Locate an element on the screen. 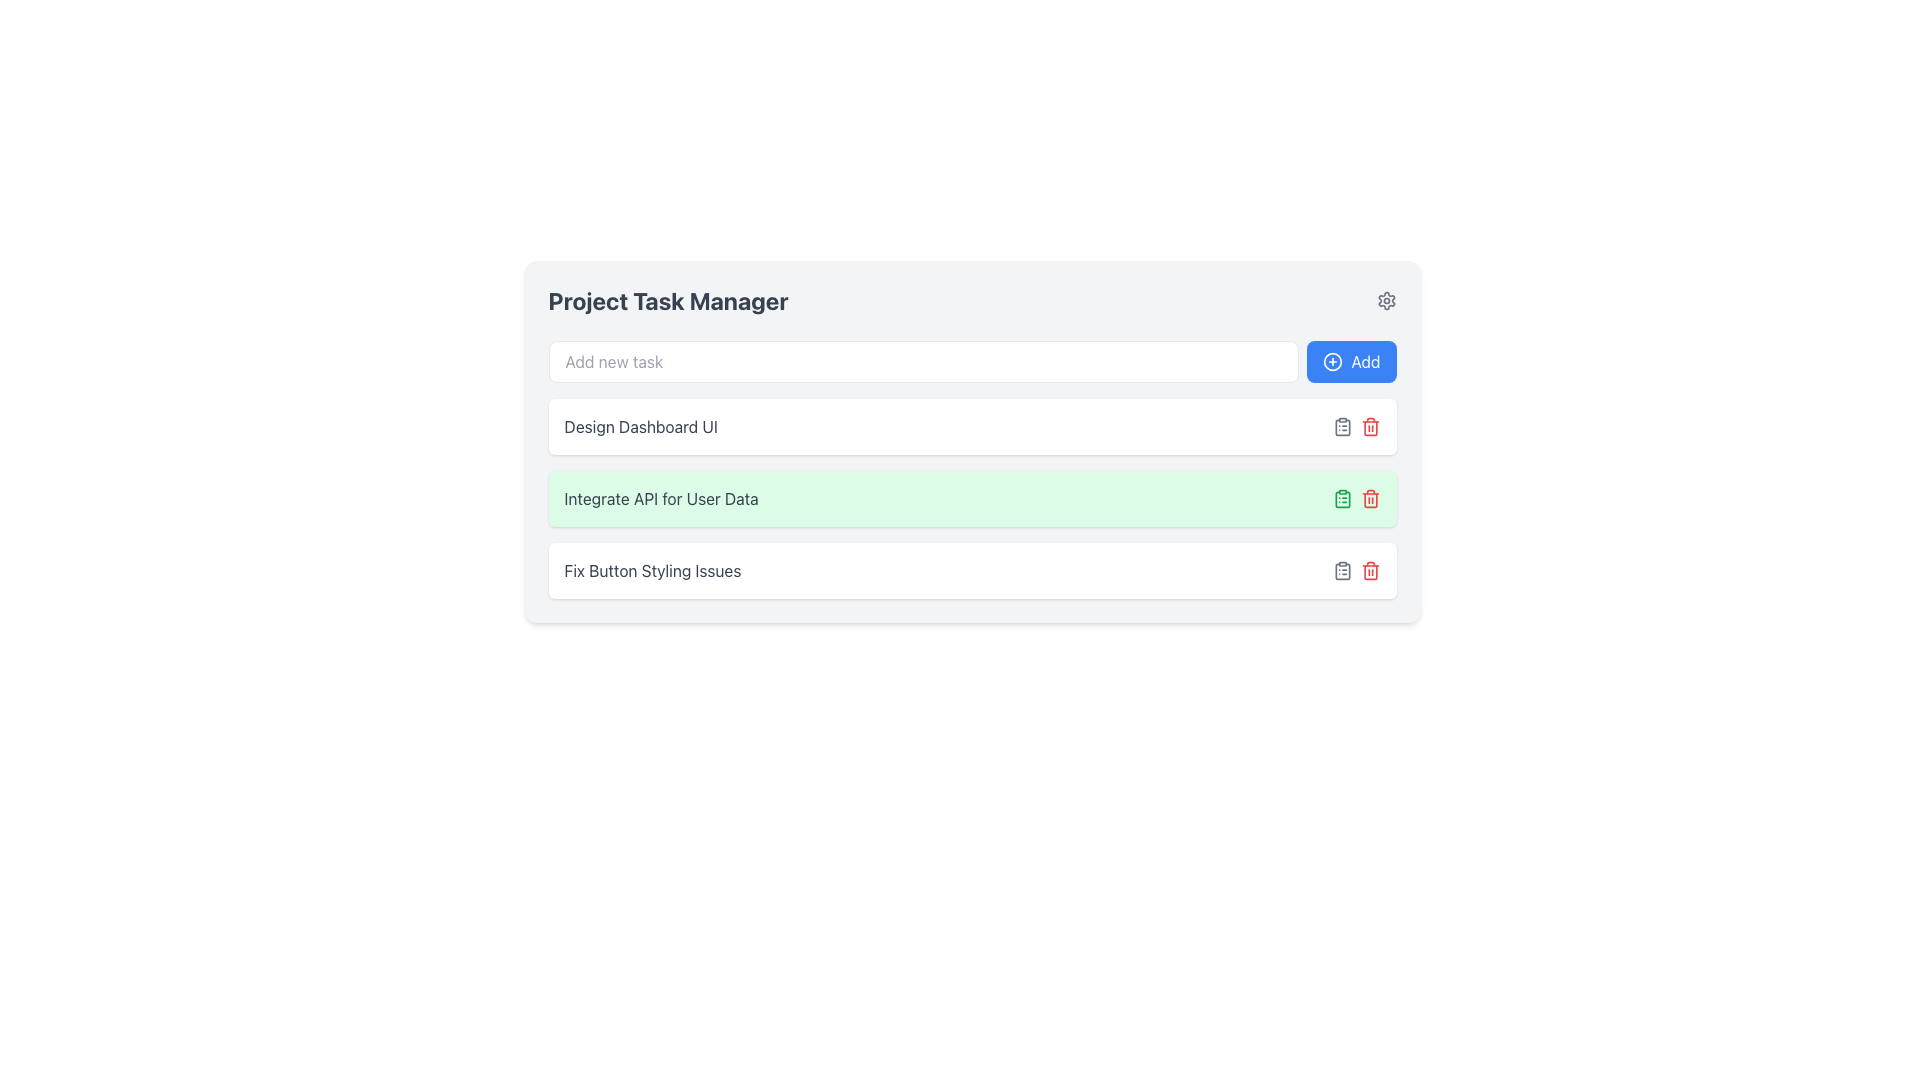 The width and height of the screenshot is (1920, 1080). the 'Add' icon embedded in the blue button is located at coordinates (1333, 362).